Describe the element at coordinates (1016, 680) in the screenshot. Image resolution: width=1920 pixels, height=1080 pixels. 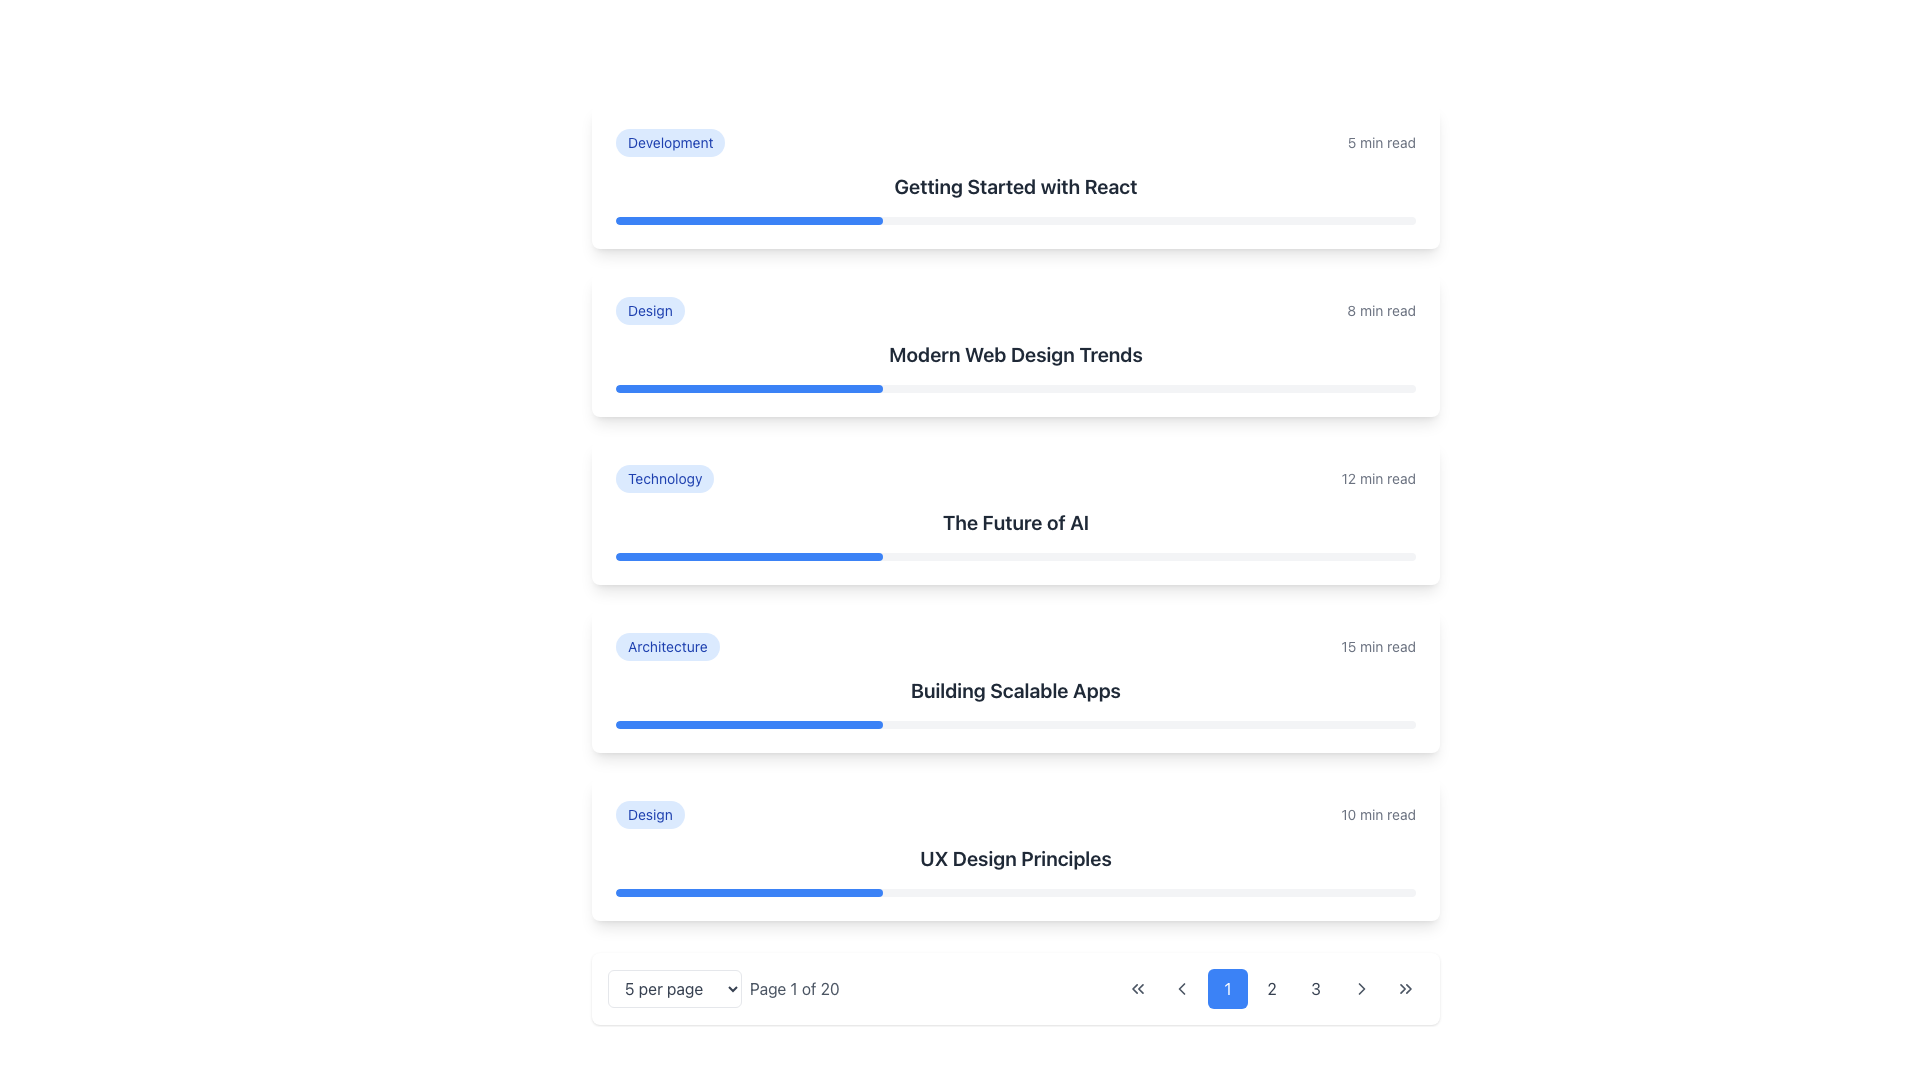
I see `the fourth card titled 'Building Scalable Apps' in the vertical list` at that location.